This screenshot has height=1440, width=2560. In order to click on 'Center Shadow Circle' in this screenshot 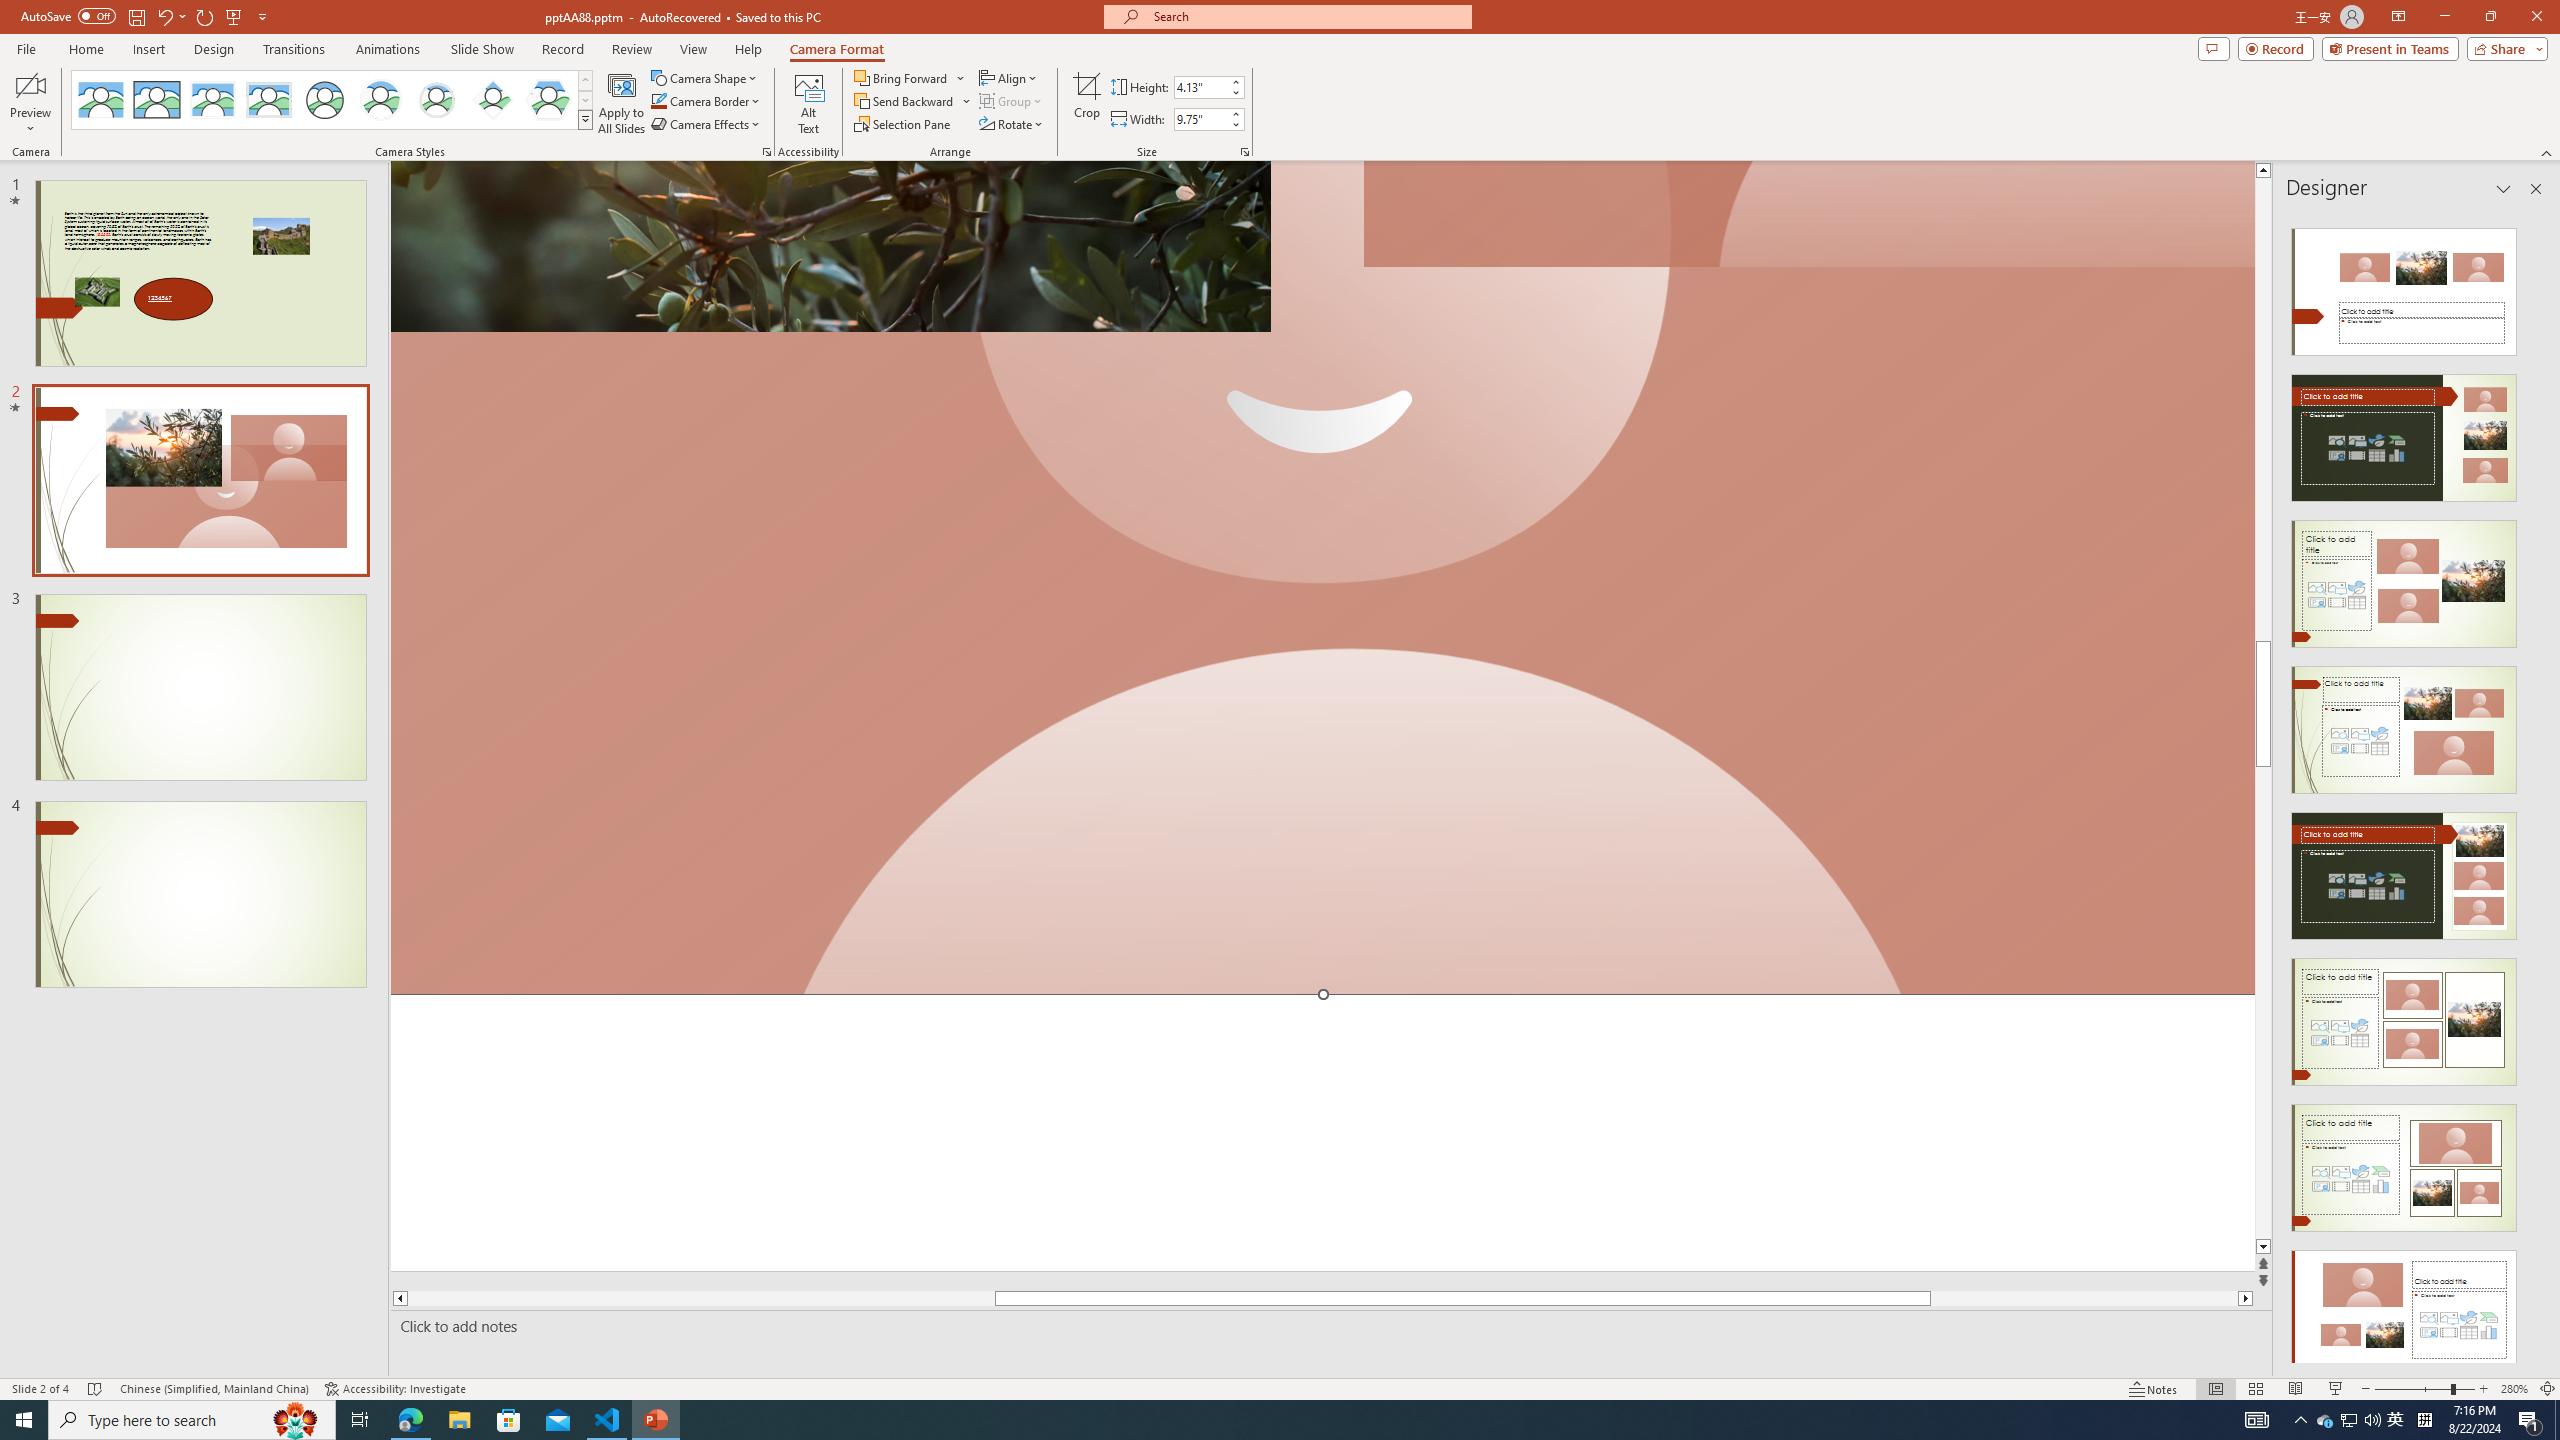, I will do `click(380, 99)`.